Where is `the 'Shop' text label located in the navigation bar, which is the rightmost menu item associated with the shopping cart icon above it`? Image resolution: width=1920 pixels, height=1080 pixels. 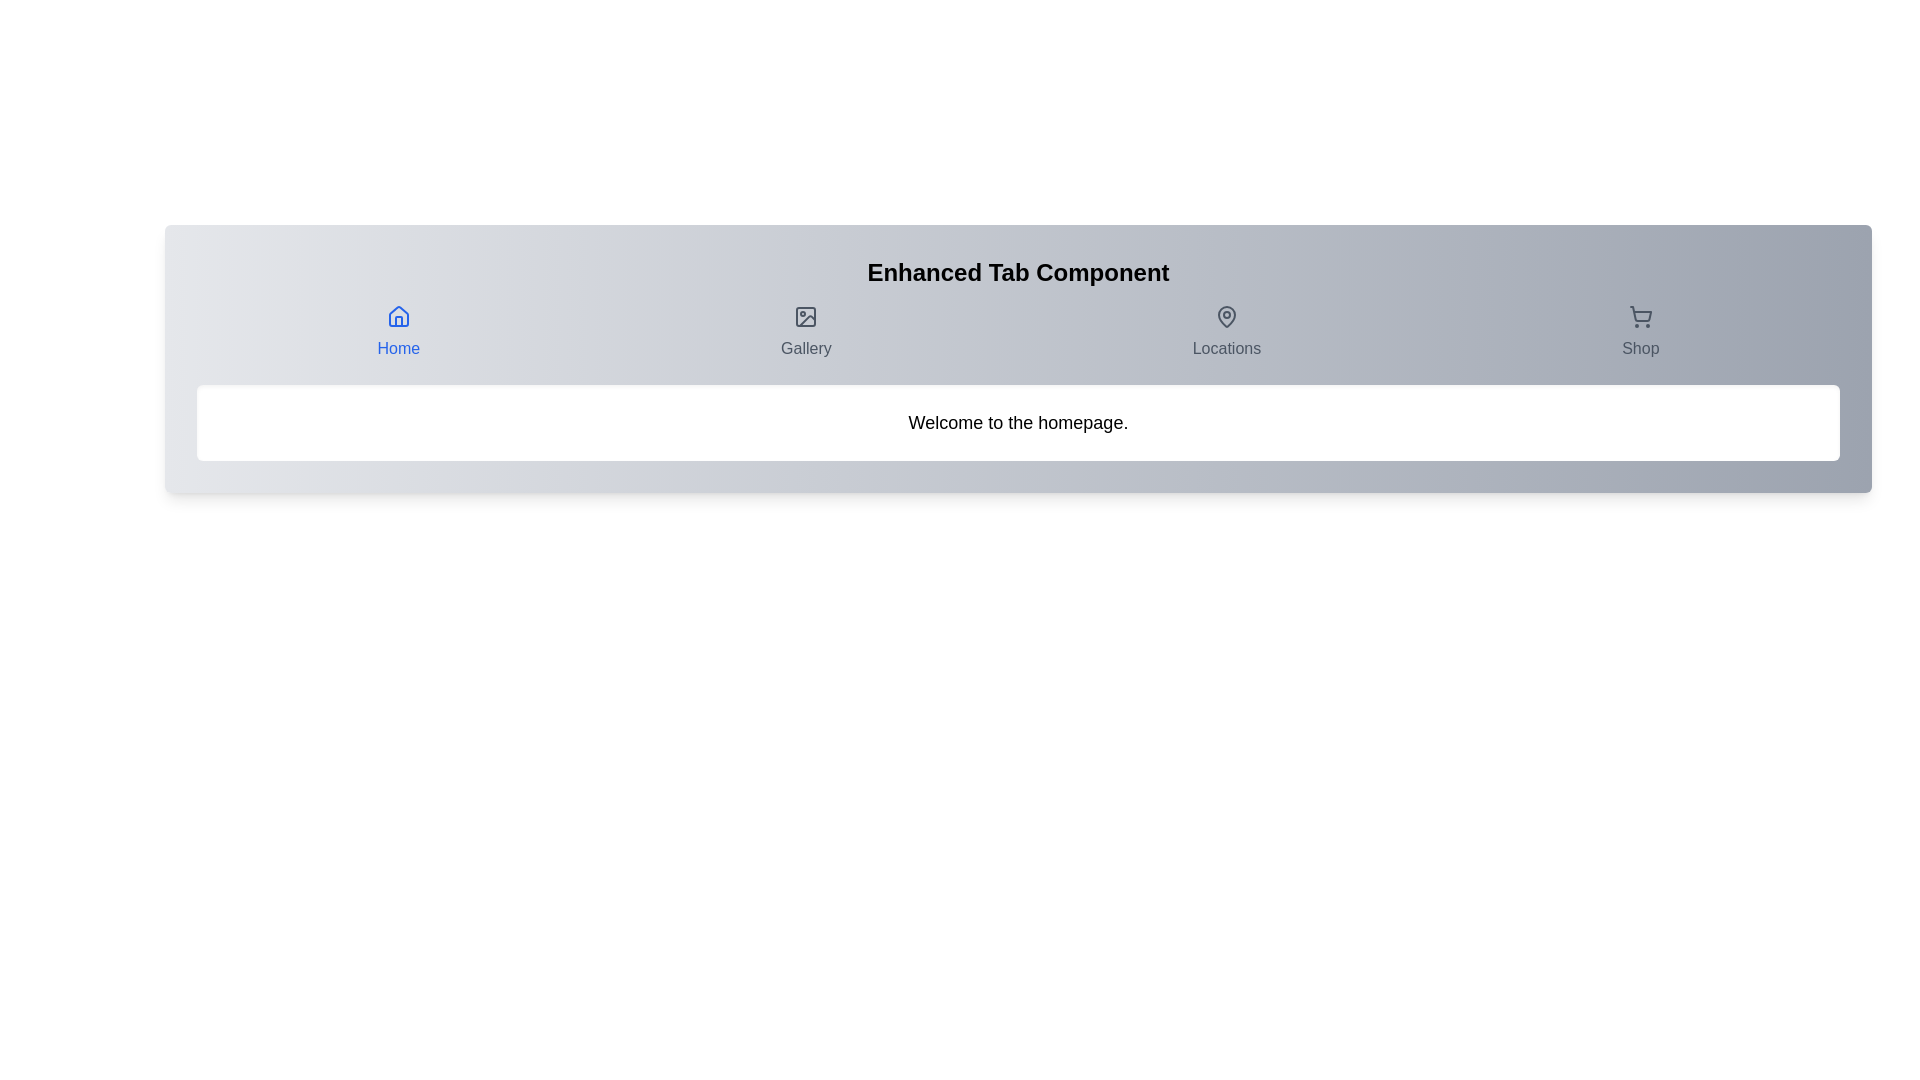
the 'Shop' text label located in the navigation bar, which is the rightmost menu item associated with the shopping cart icon above it is located at coordinates (1640, 347).